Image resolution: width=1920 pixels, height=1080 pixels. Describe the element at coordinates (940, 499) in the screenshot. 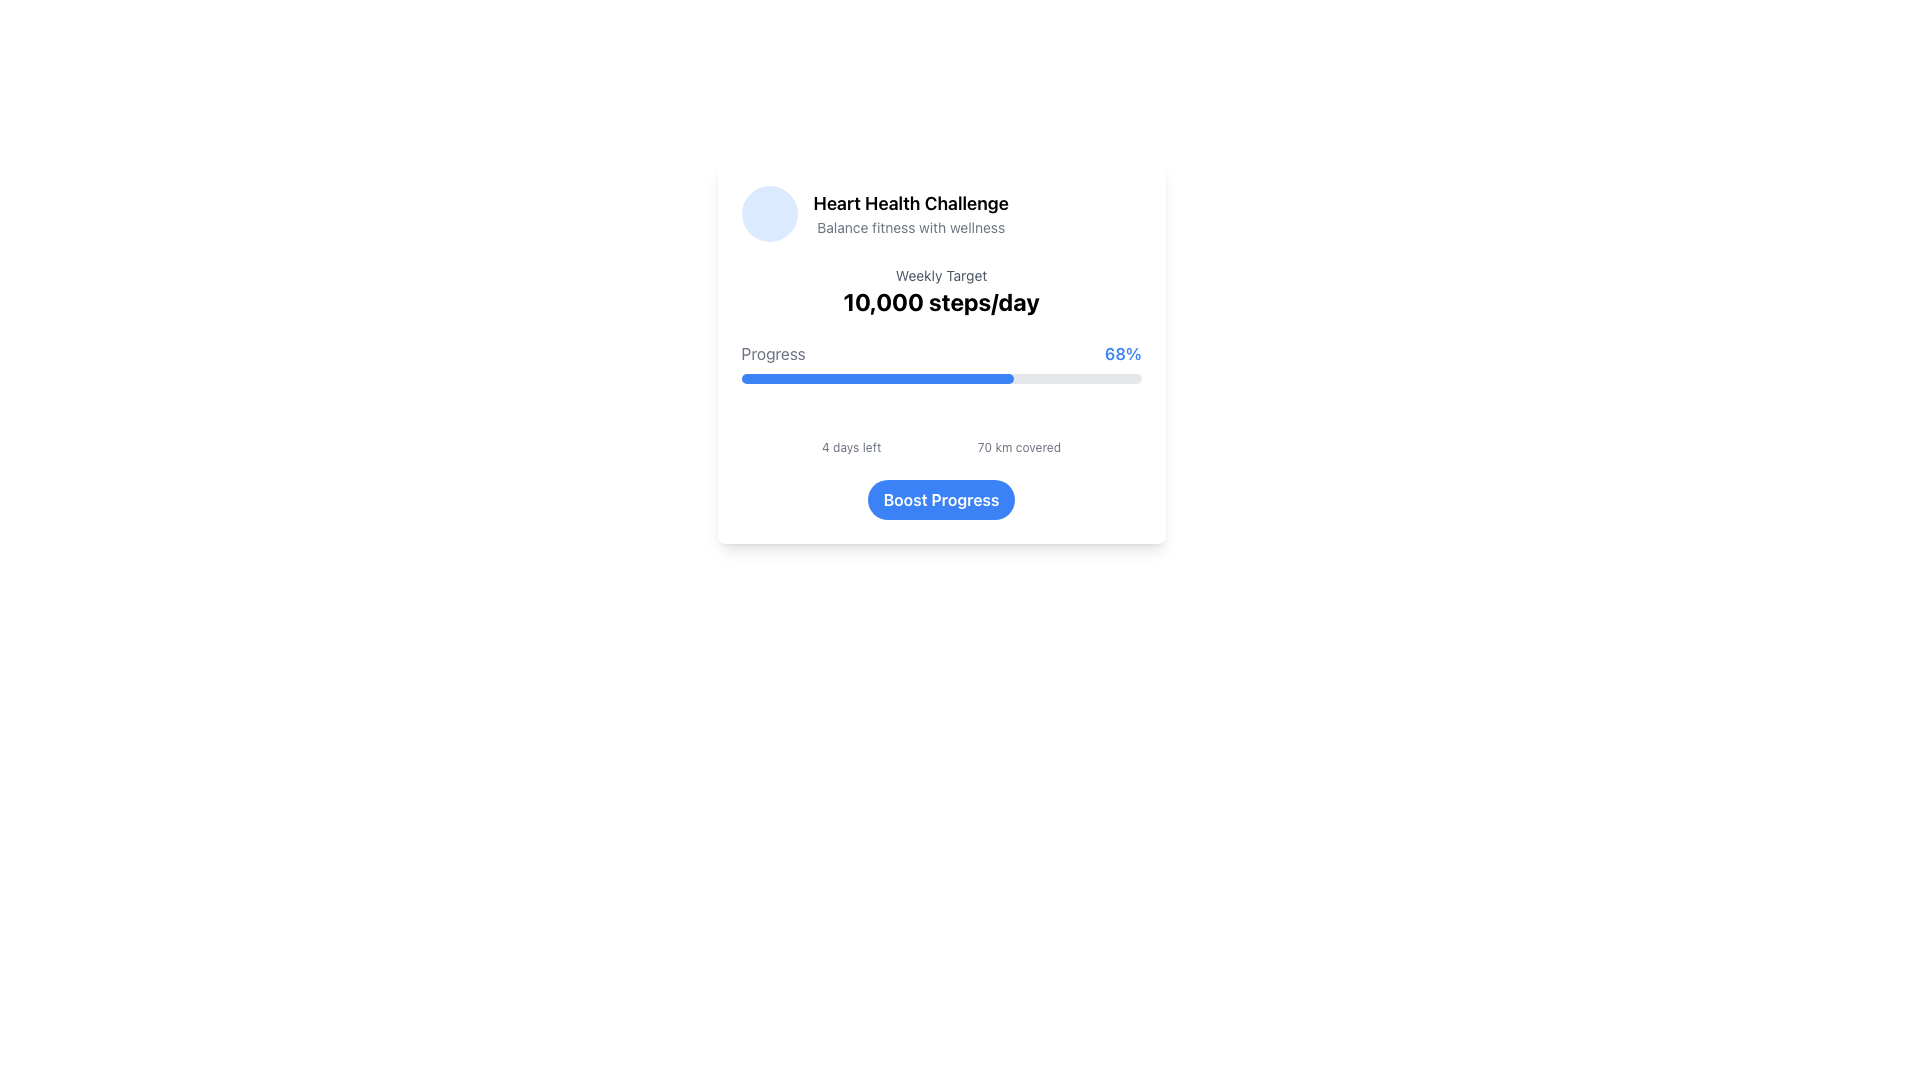

I see `the button intended to trigger an action related to boosting the progress of the goal or challenge displayed in the associated card` at that location.